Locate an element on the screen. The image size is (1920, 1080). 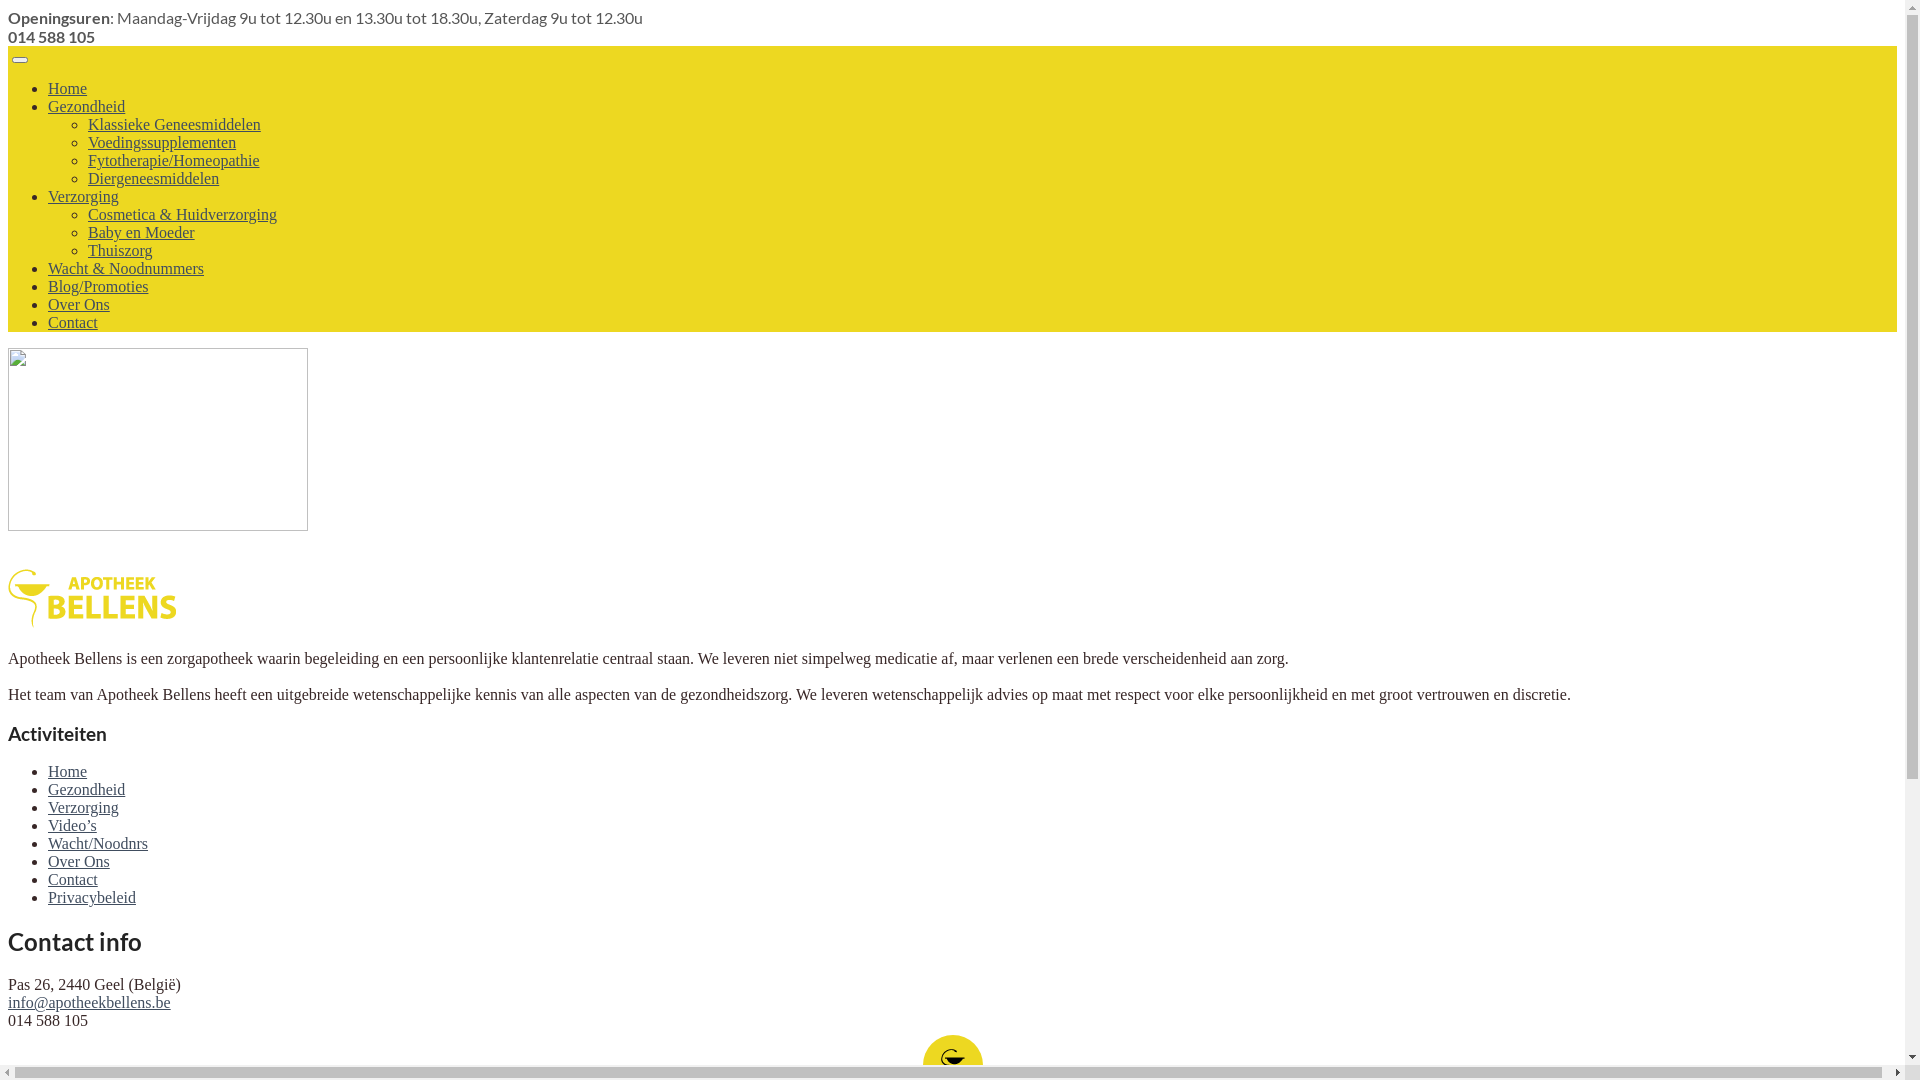
'Contact' is located at coordinates (72, 321).